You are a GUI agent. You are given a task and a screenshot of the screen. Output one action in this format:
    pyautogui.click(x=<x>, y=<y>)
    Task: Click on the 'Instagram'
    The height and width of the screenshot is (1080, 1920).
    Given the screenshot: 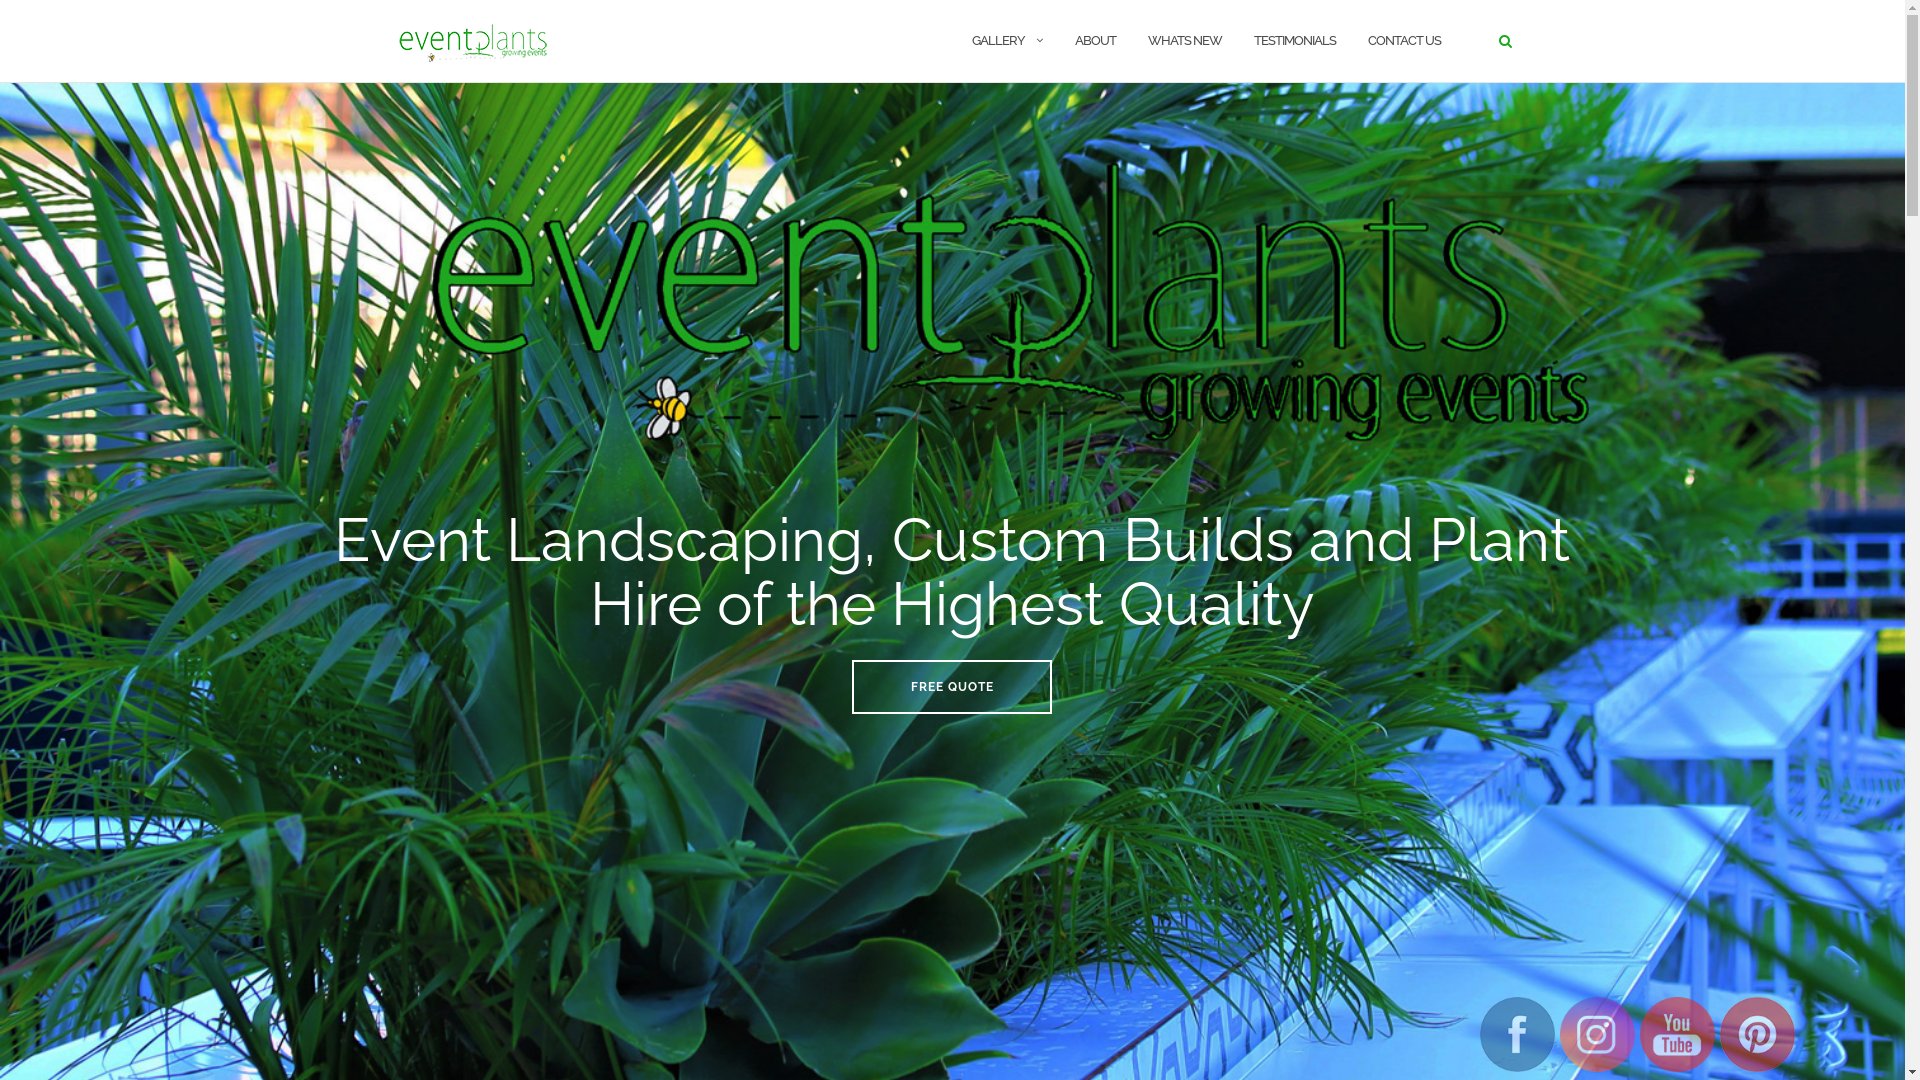 What is the action you would take?
    pyautogui.click(x=1596, y=1034)
    